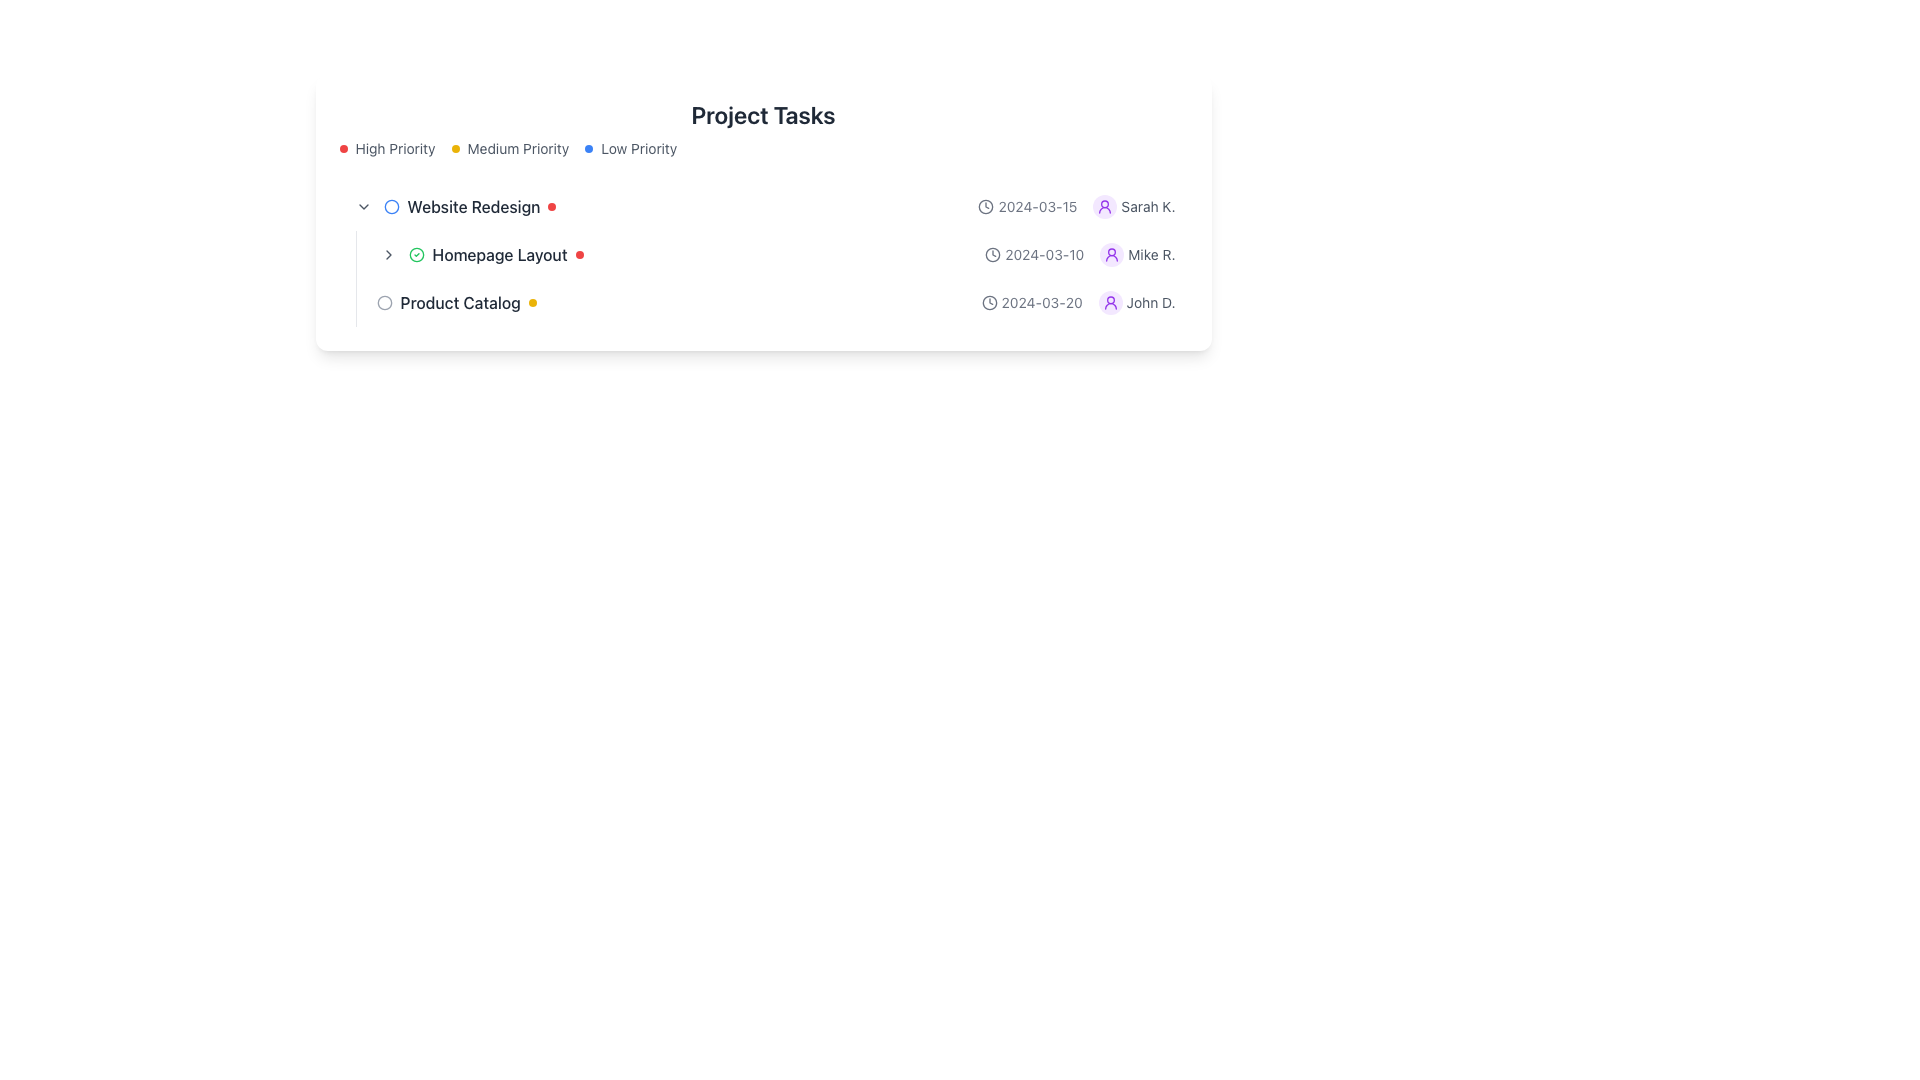 Image resolution: width=1920 pixels, height=1080 pixels. I want to click on the date icon located to the left of the date '2024-03-15' in the 'Project Tasks' section, which signifies the deadline of a task, so click(986, 207).